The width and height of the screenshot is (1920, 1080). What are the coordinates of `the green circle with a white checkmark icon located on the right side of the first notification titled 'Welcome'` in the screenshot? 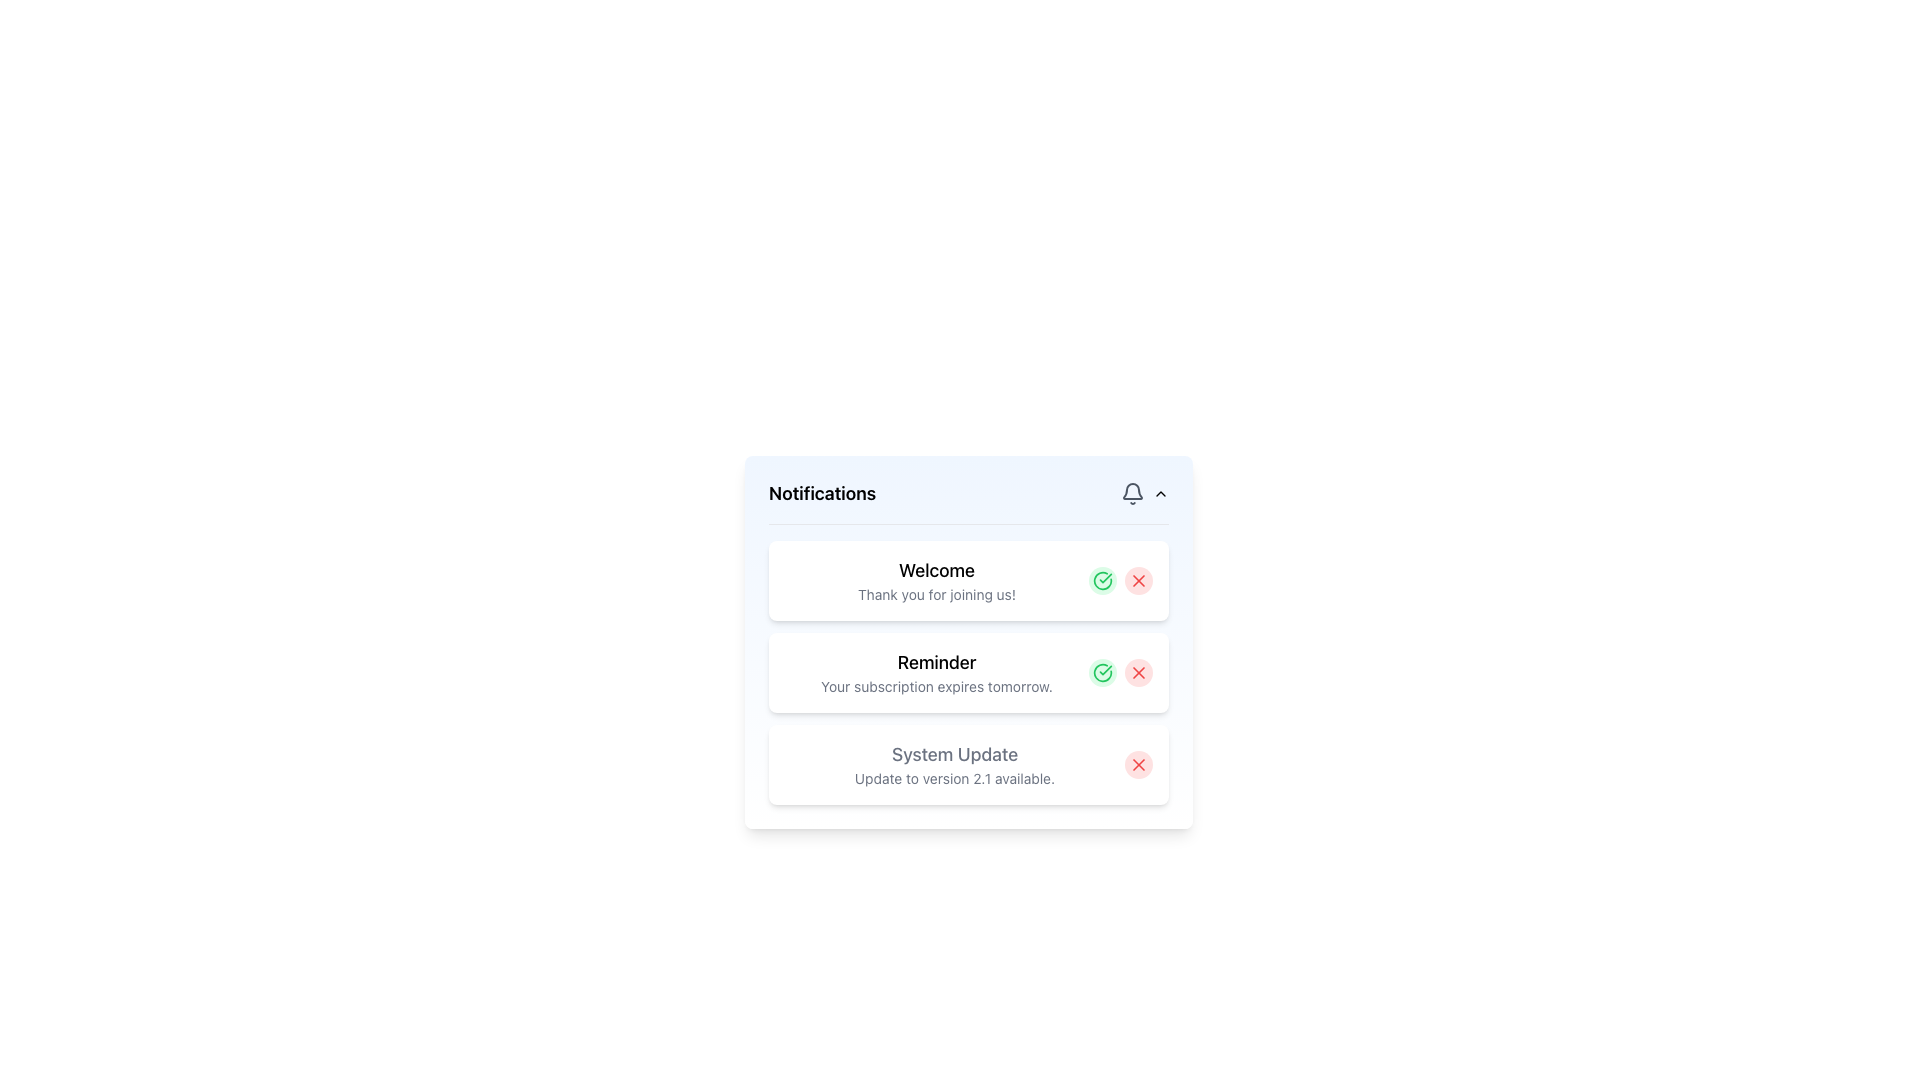 It's located at (1102, 672).